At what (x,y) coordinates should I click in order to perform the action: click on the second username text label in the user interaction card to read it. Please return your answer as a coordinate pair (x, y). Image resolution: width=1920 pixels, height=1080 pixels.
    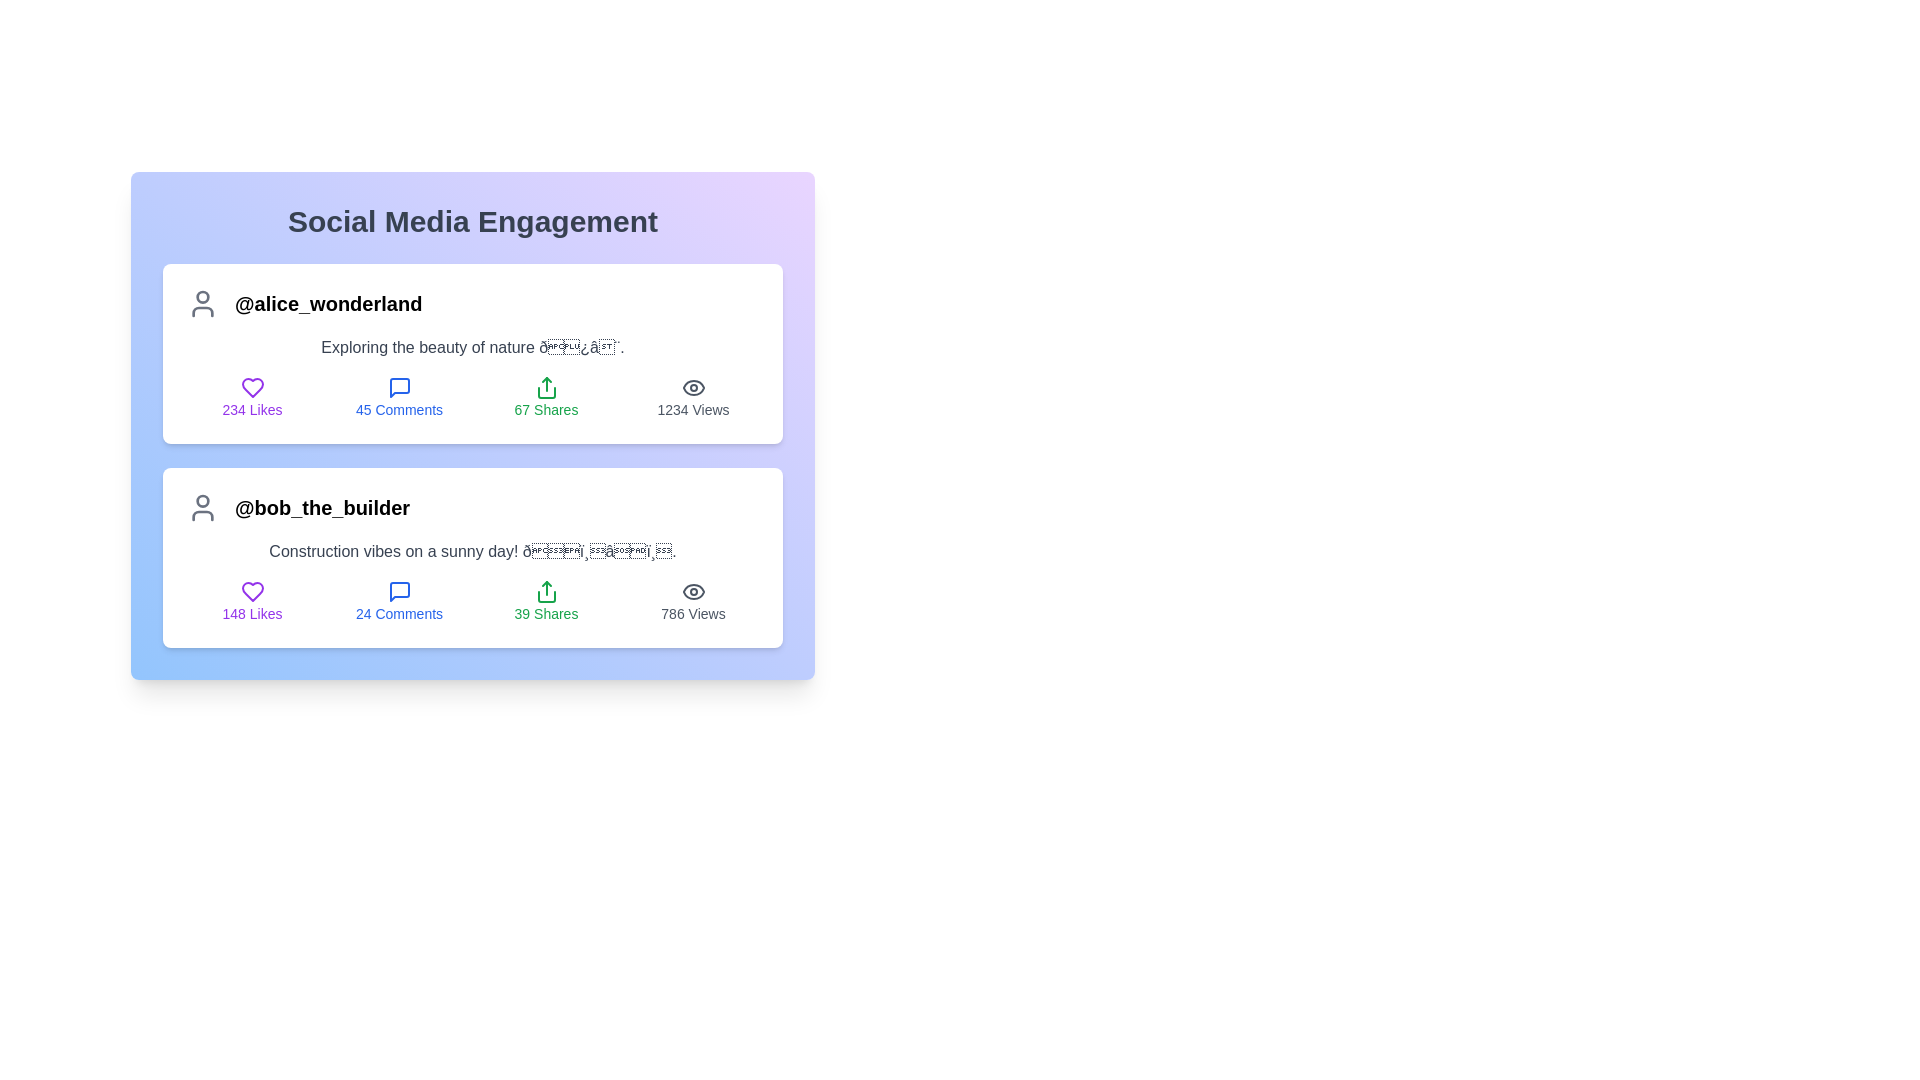
    Looking at the image, I should click on (322, 507).